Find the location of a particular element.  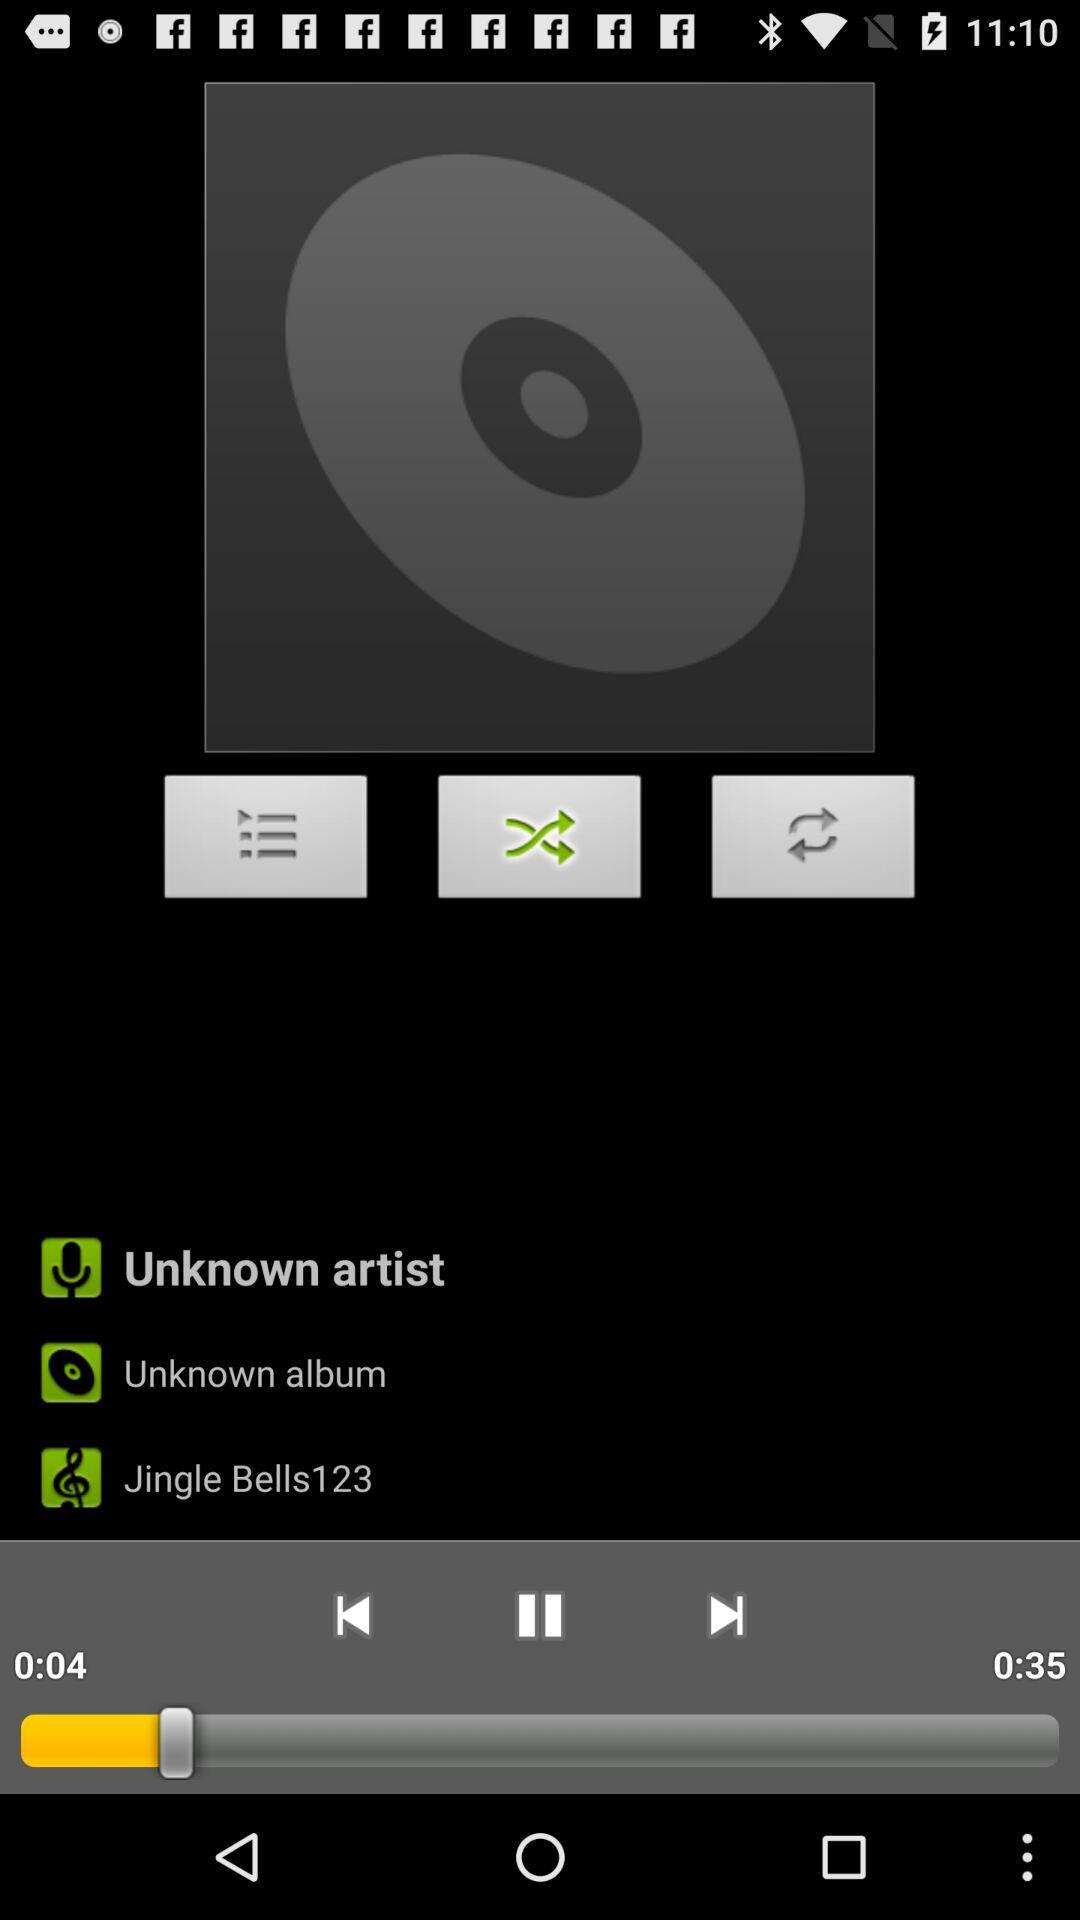

app above the unknown artist item is located at coordinates (540, 842).